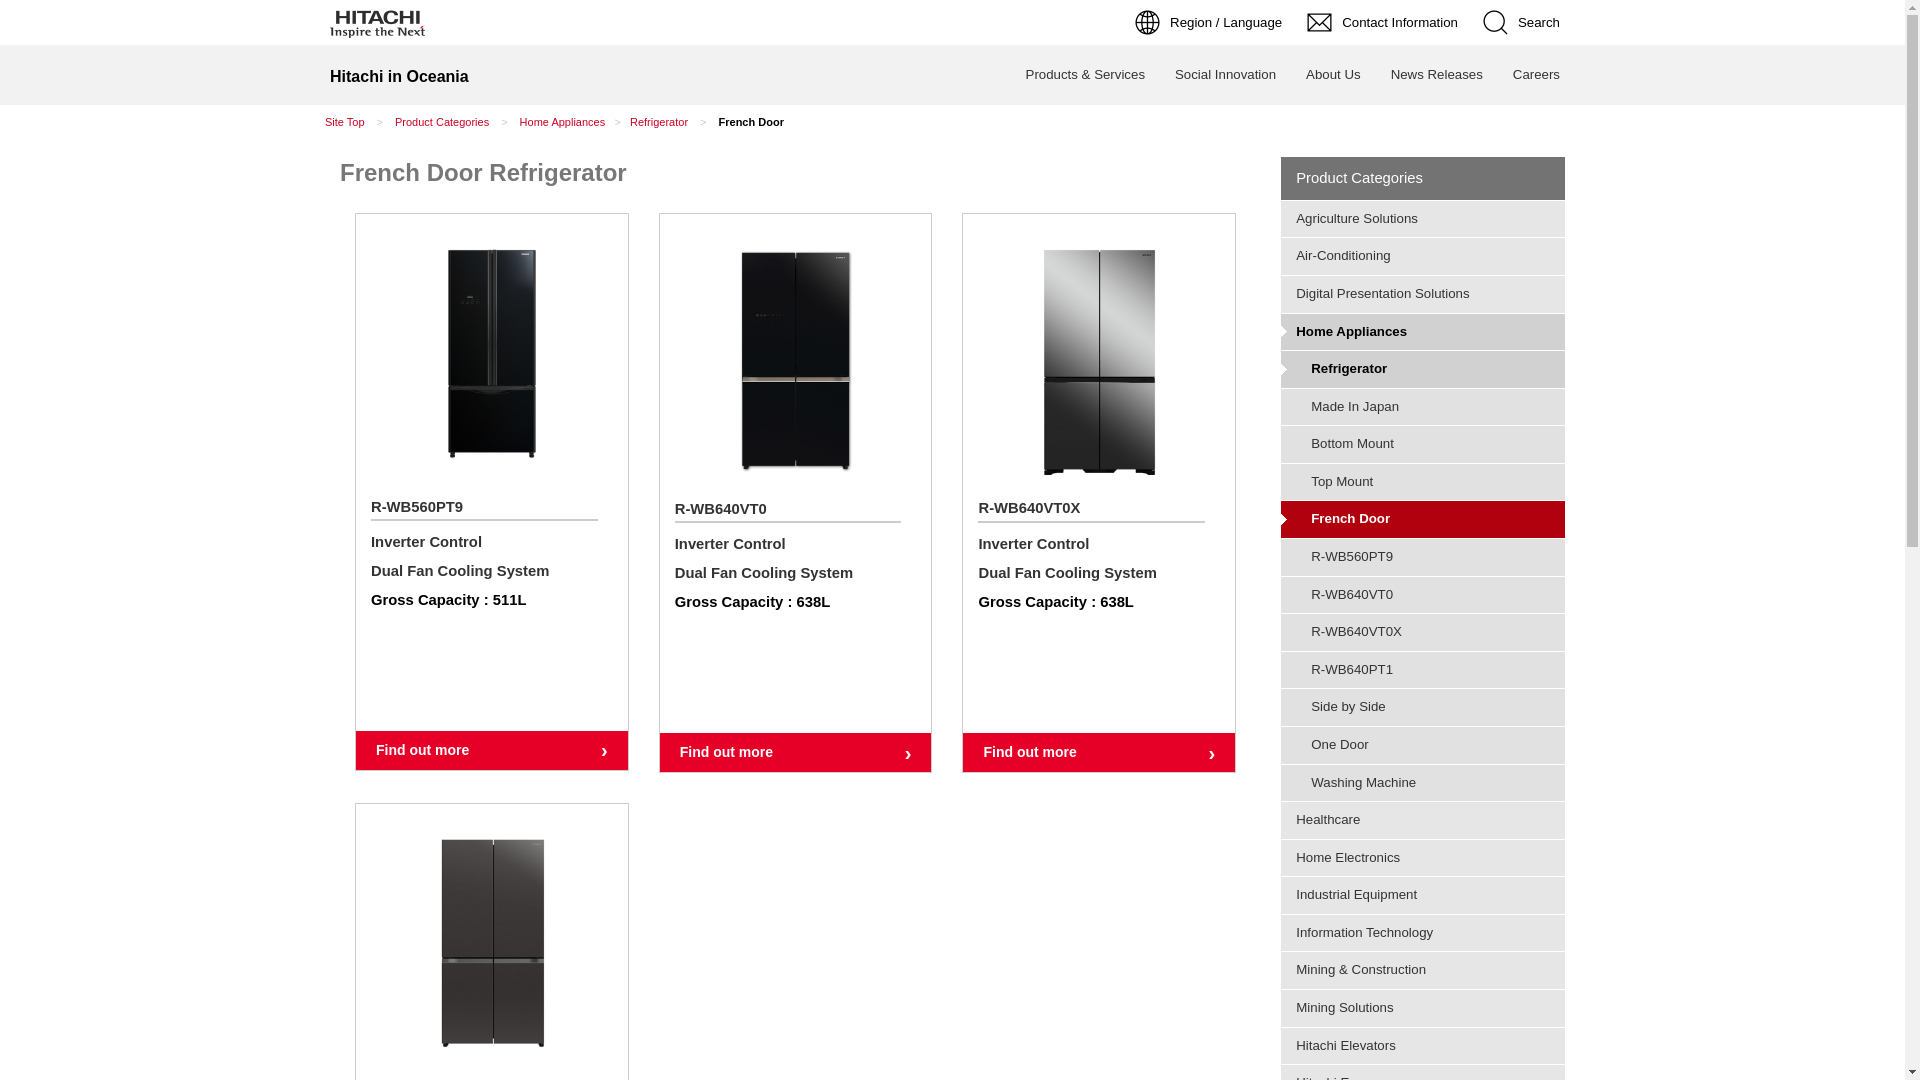  I want to click on 'Careers', so click(1497, 73).